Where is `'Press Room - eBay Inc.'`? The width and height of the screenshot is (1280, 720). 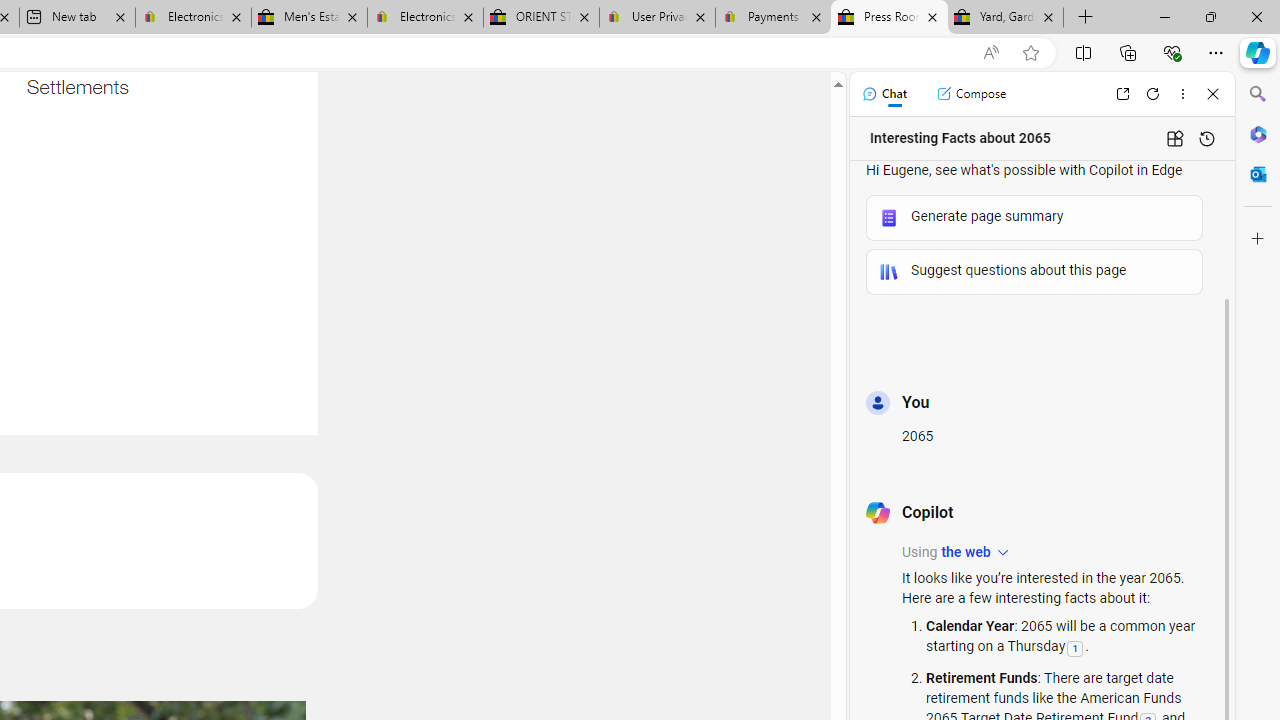
'Press Room - eBay Inc.' is located at coordinates (888, 17).